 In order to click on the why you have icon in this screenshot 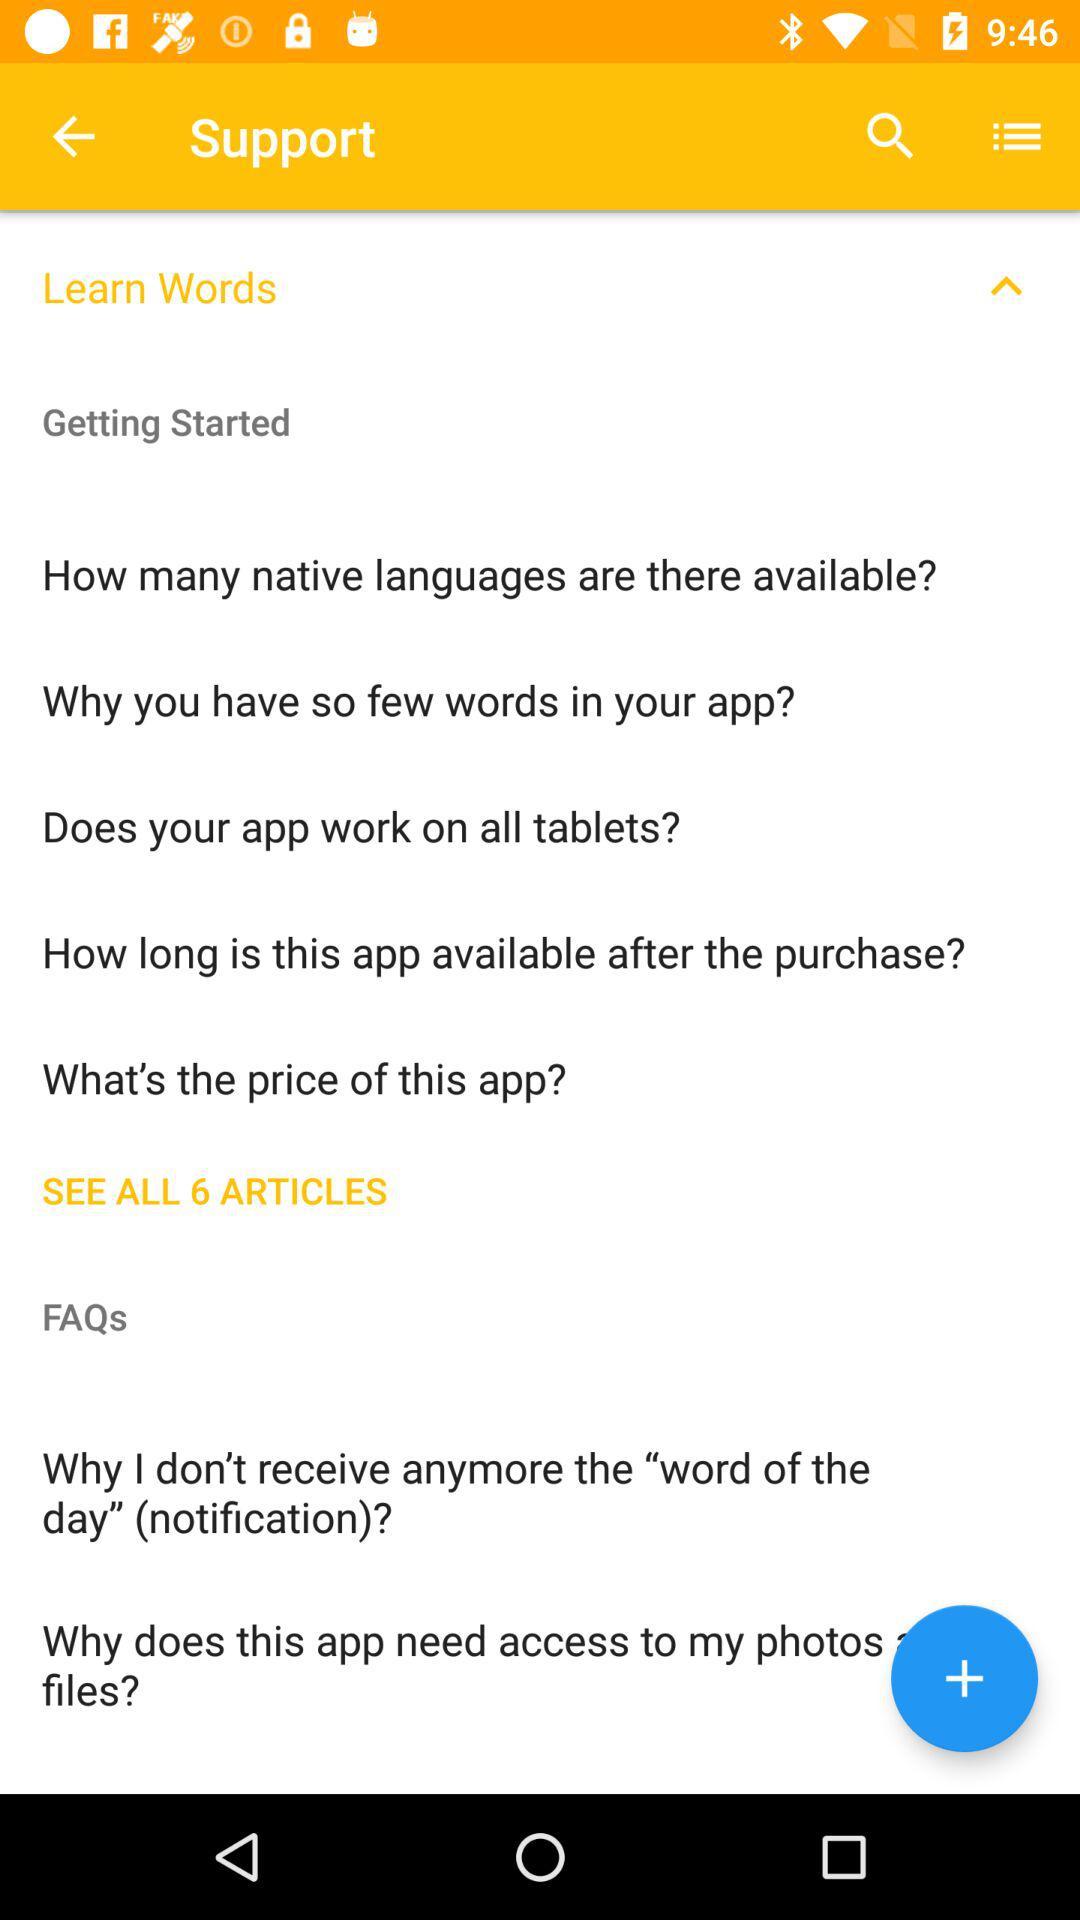, I will do `click(540, 698)`.